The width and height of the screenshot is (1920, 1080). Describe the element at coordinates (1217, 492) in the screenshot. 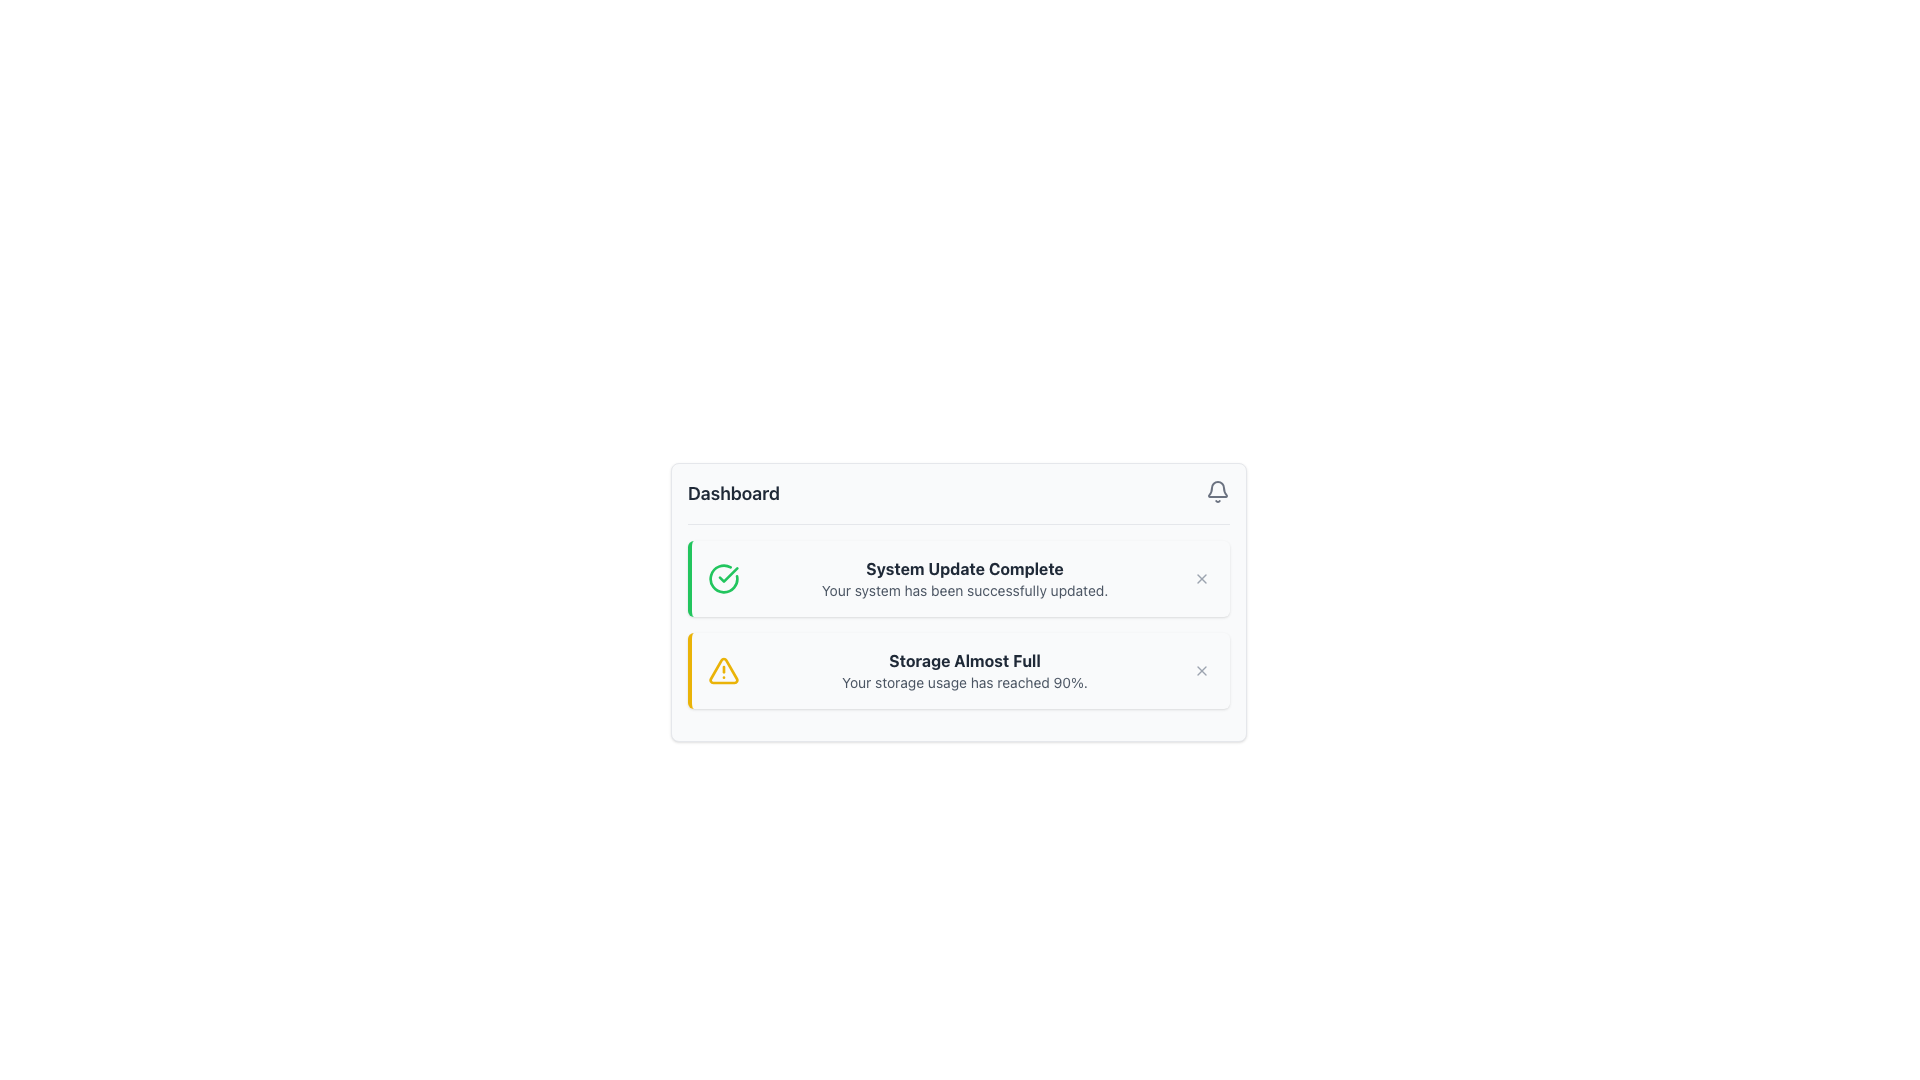

I see `the gray bell icon located in the top-right corner of the header section titled 'Dashboard', positioned to the right of the text 'Dashboard'` at that location.